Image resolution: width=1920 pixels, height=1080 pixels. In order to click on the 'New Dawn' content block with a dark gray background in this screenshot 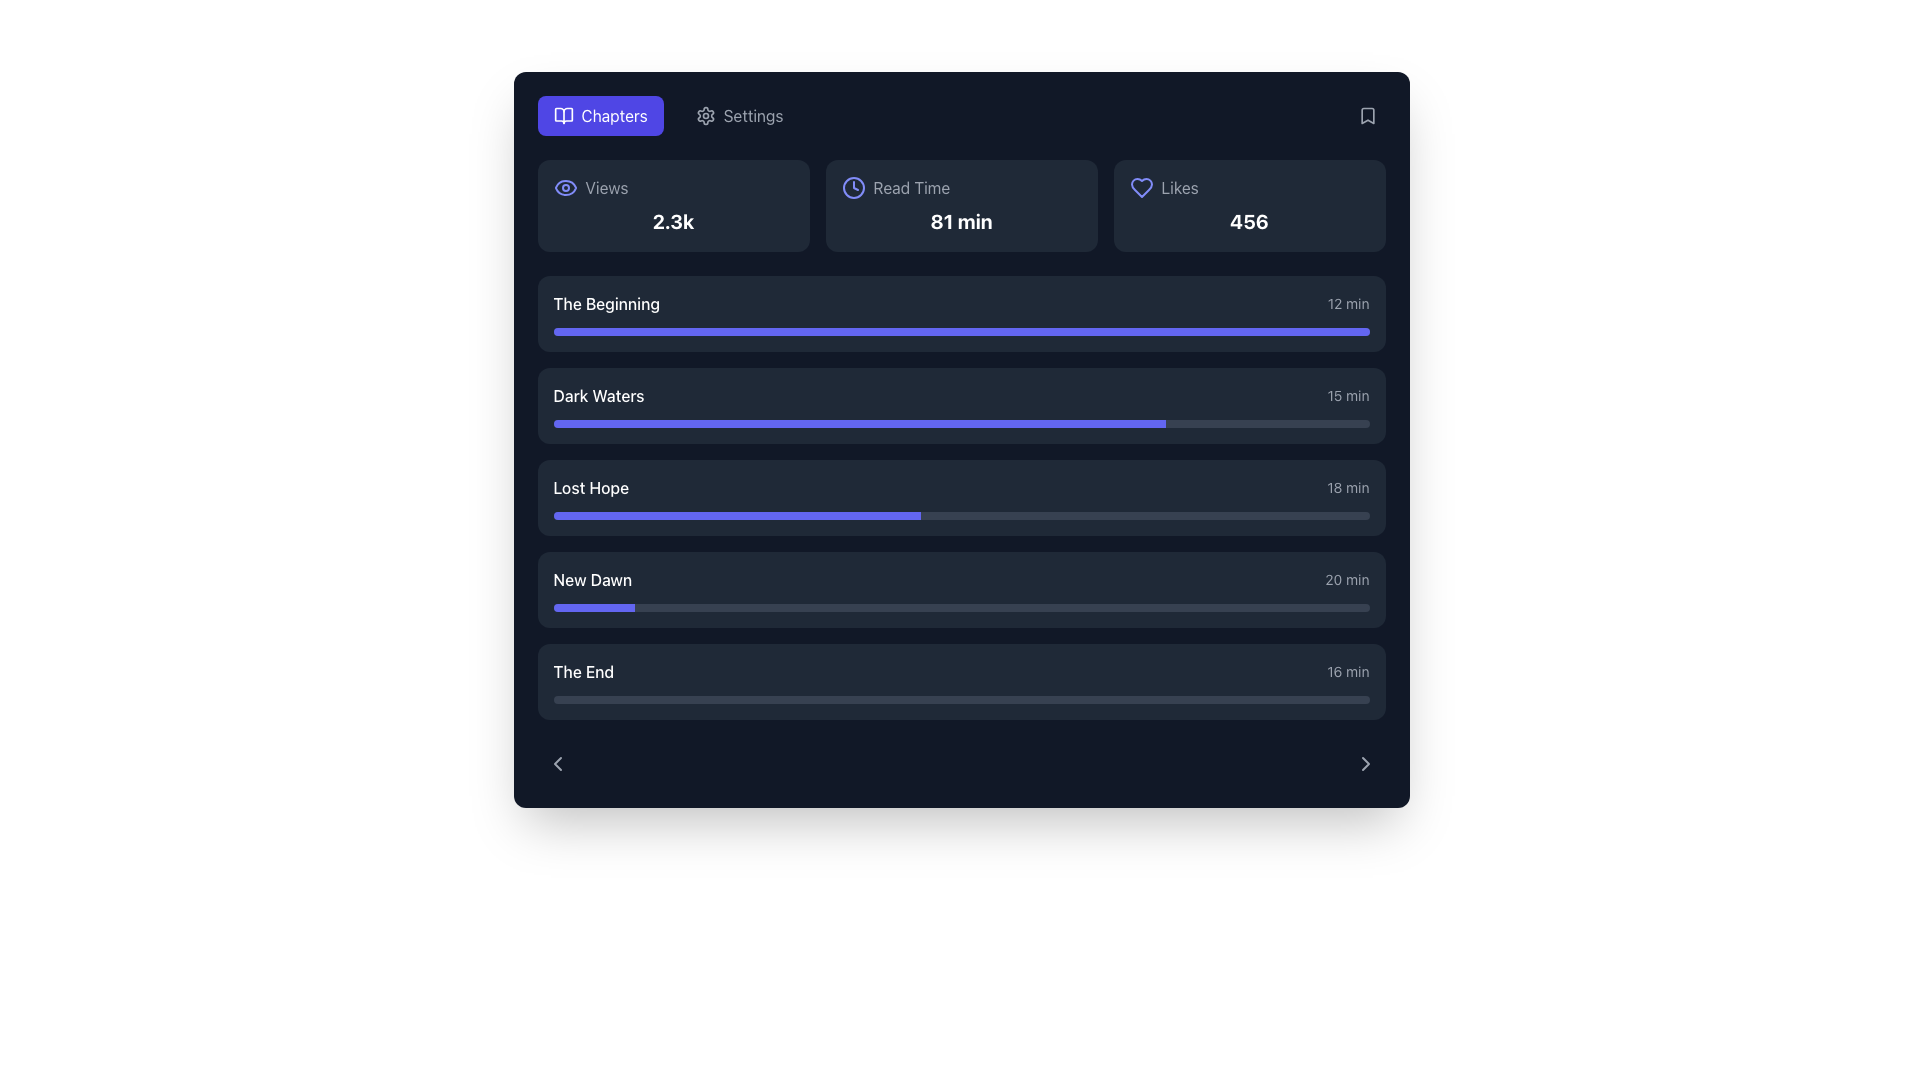, I will do `click(961, 589)`.